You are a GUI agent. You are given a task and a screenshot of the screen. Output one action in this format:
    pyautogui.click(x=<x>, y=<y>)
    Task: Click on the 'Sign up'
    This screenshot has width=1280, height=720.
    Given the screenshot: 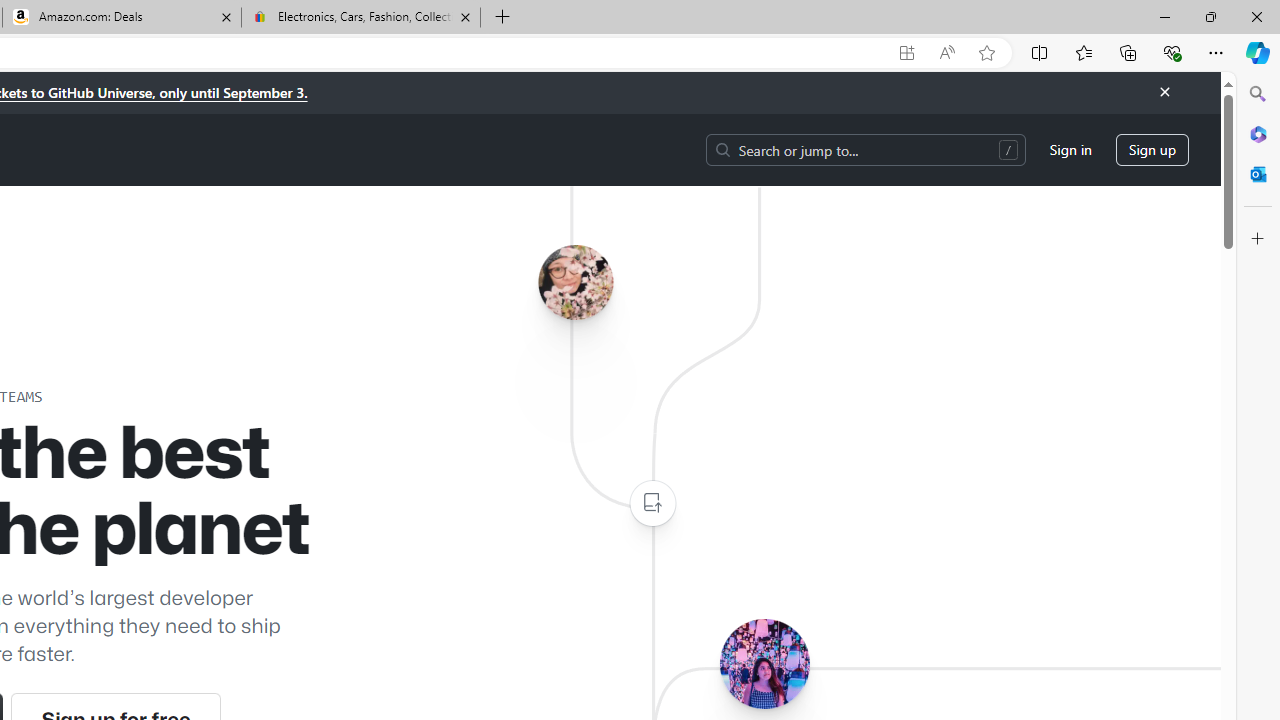 What is the action you would take?
    pyautogui.click(x=1152, y=148)
    